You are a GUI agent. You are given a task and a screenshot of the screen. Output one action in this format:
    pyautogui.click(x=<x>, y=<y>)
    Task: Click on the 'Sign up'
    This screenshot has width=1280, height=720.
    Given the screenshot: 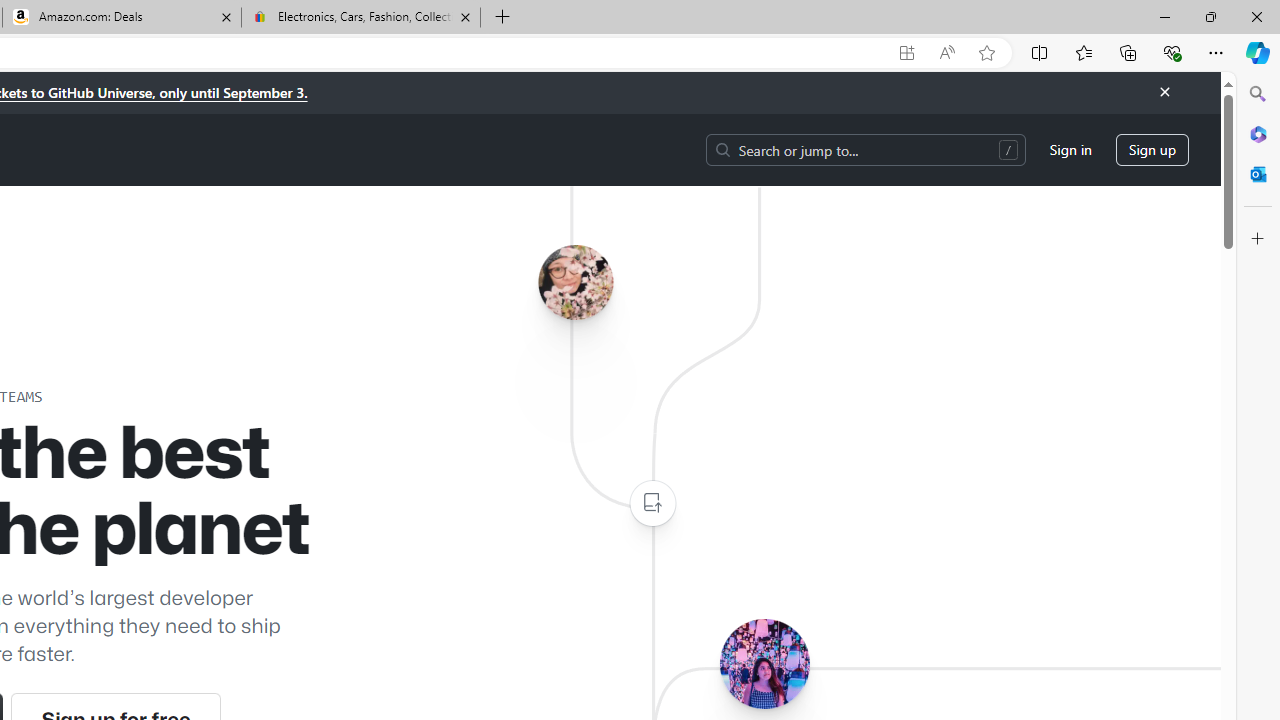 What is the action you would take?
    pyautogui.click(x=1152, y=148)
    